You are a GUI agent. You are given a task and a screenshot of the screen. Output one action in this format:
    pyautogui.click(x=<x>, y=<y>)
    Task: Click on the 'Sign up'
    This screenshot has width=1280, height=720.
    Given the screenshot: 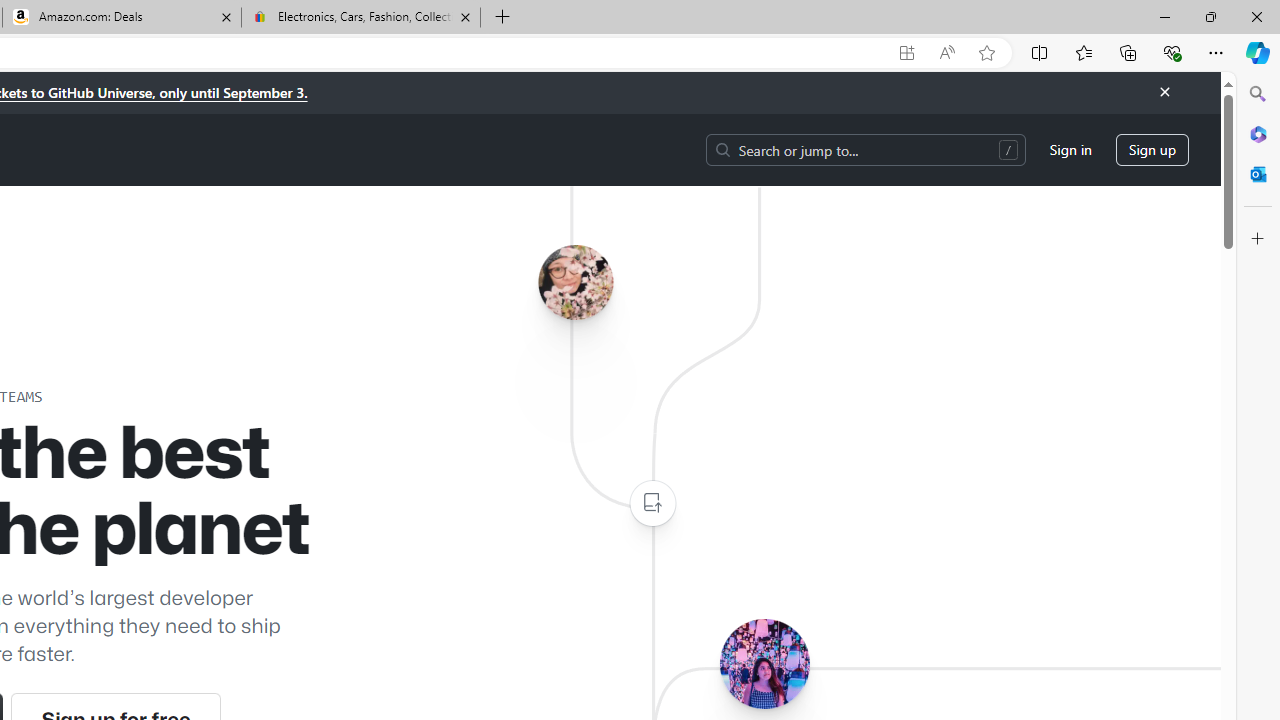 What is the action you would take?
    pyautogui.click(x=1152, y=148)
    